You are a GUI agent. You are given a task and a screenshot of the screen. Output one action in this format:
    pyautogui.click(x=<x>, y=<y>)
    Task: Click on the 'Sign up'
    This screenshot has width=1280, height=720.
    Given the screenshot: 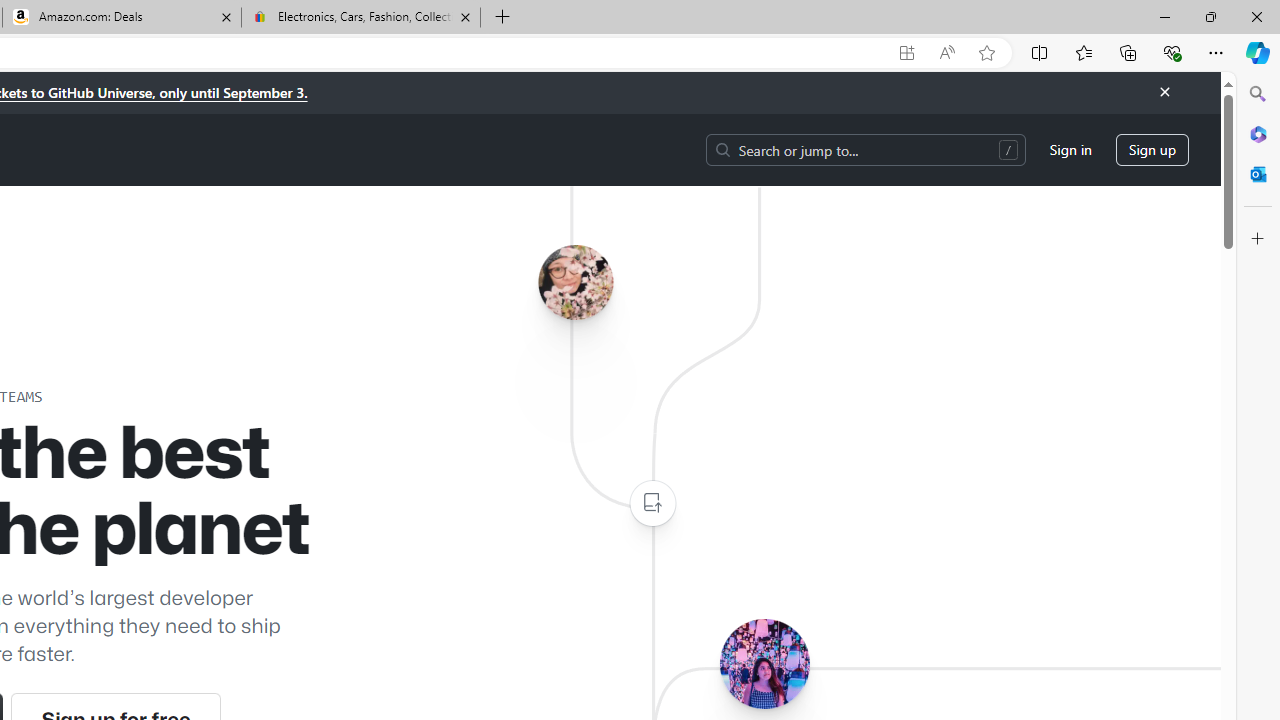 What is the action you would take?
    pyautogui.click(x=1152, y=148)
    